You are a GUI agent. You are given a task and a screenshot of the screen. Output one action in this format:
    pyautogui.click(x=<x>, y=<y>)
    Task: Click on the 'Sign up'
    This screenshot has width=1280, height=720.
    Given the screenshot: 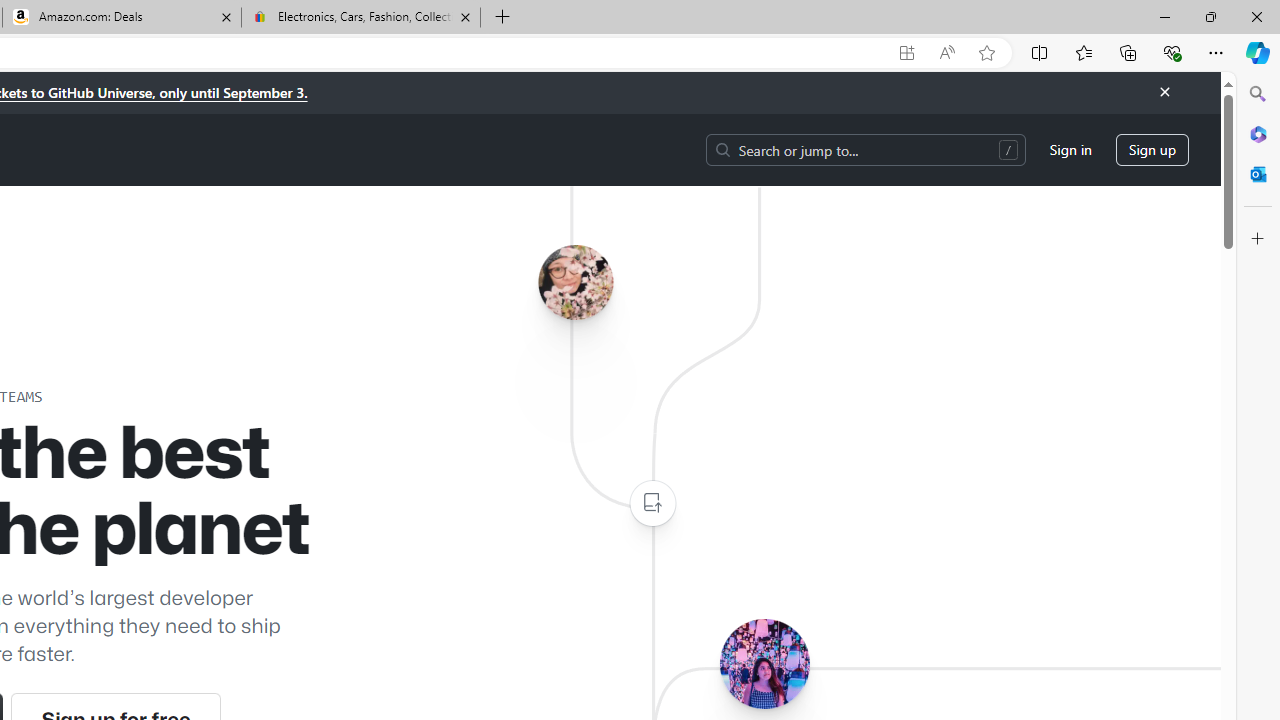 What is the action you would take?
    pyautogui.click(x=1152, y=148)
    